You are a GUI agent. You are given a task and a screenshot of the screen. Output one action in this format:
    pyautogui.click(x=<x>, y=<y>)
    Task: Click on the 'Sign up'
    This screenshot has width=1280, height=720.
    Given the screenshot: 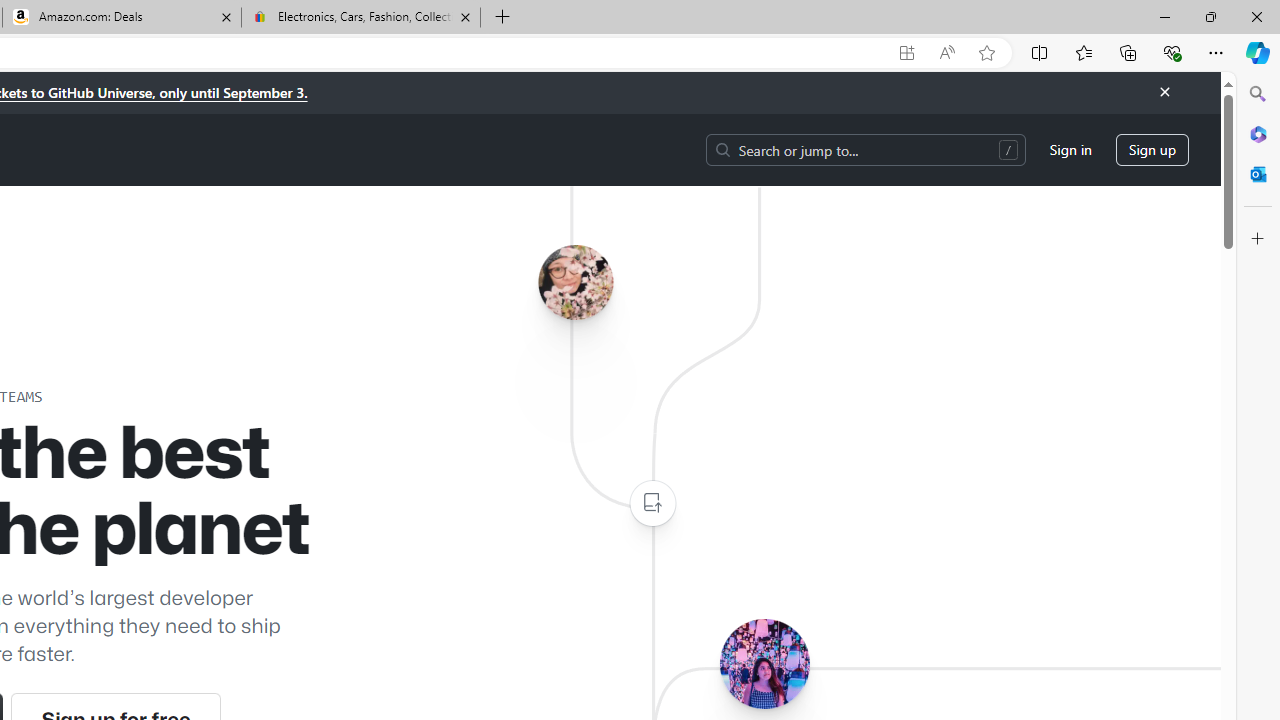 What is the action you would take?
    pyautogui.click(x=1152, y=148)
    